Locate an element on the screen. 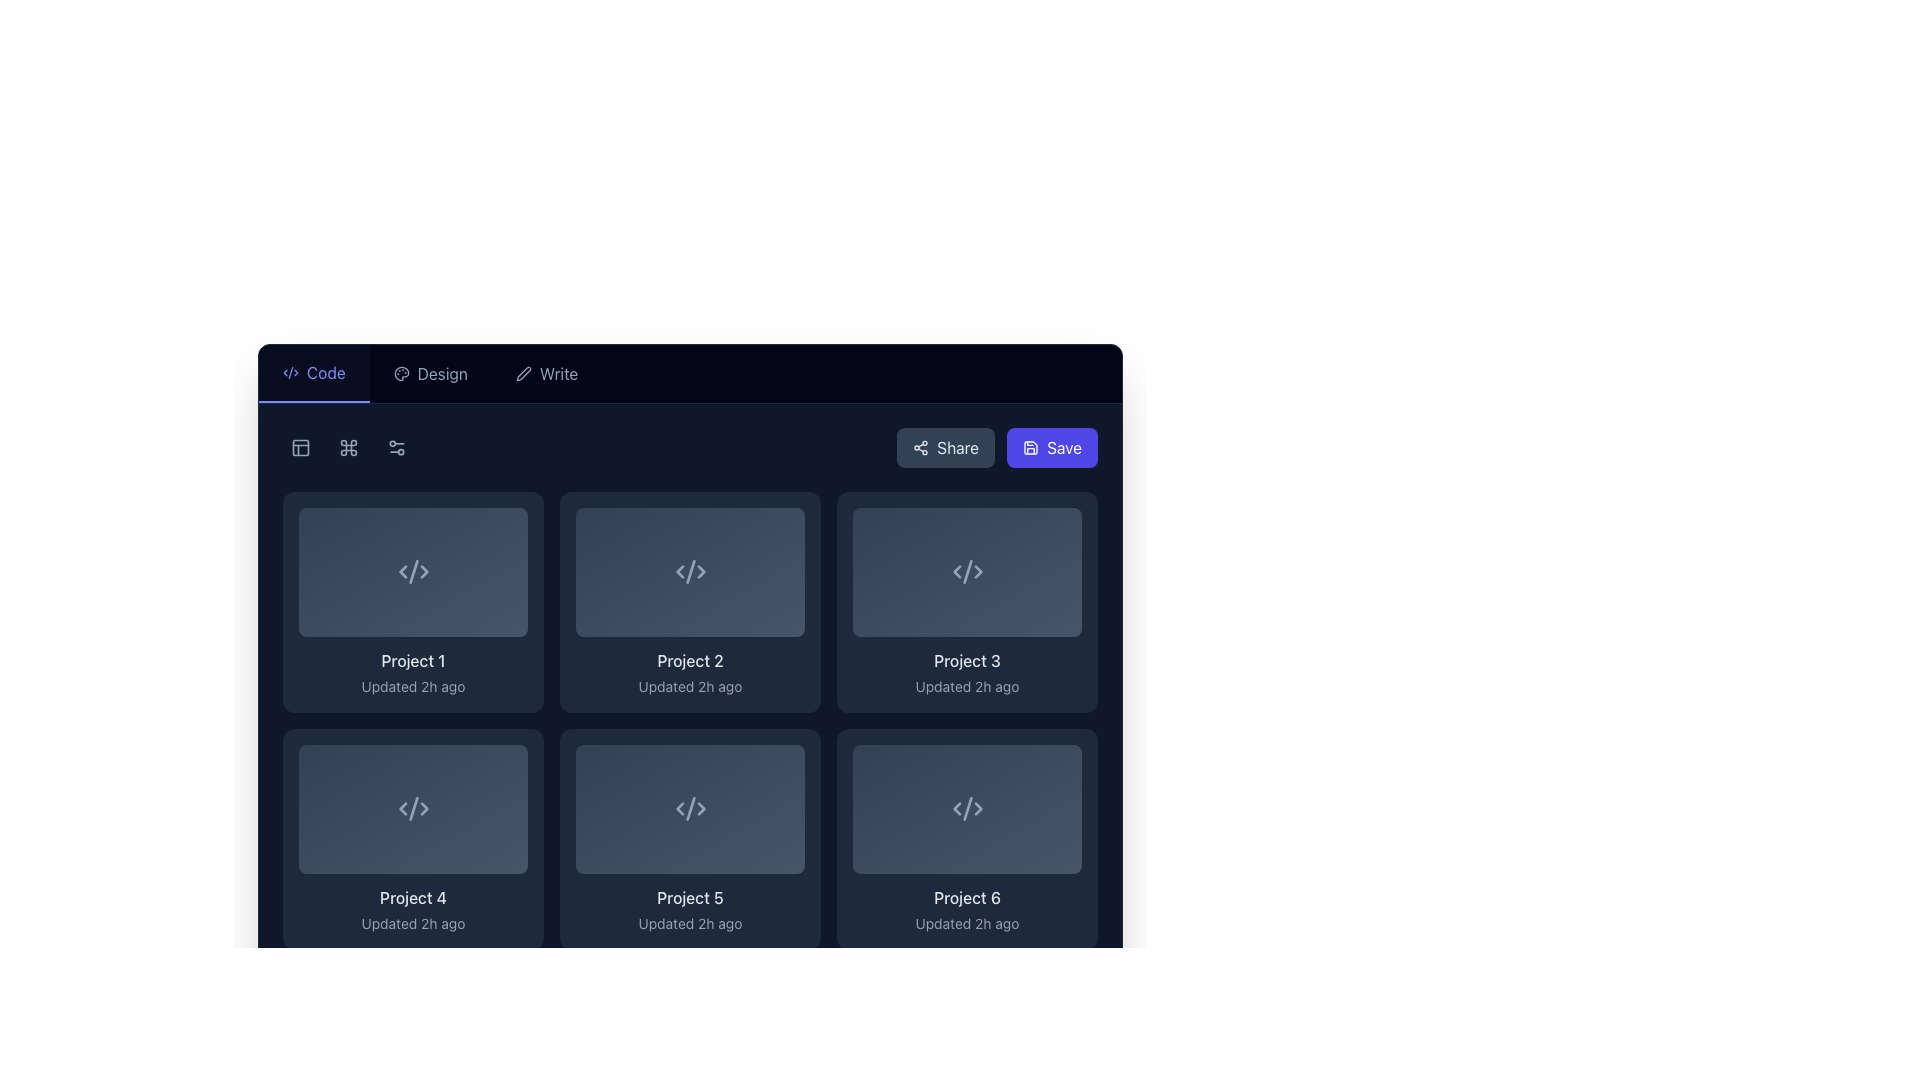  the sharing icon, which consists of three connected dots forming a triangular shape, located to the left of the 'Share' text label in the upper-right section of the interface is located at coordinates (920, 446).